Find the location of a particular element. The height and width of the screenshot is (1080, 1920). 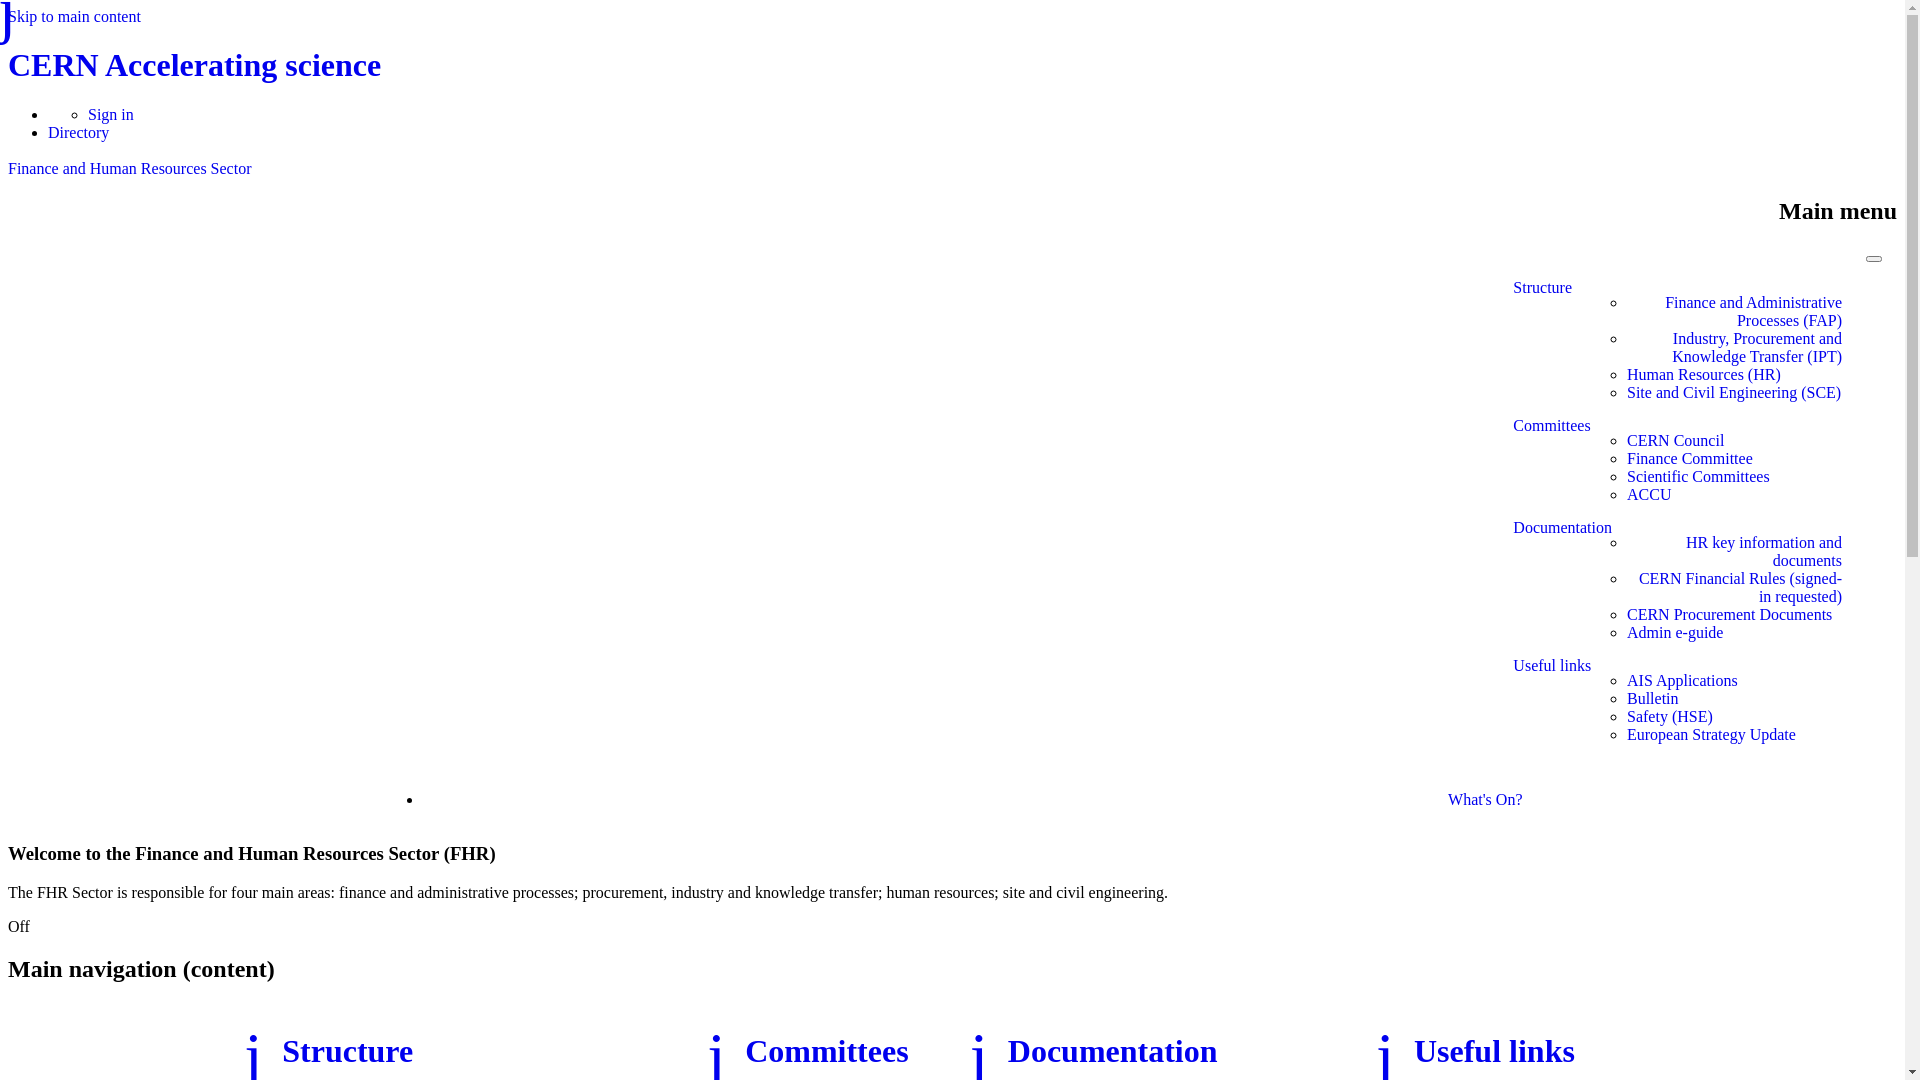

'Safety (HSE)' is located at coordinates (1627, 716).